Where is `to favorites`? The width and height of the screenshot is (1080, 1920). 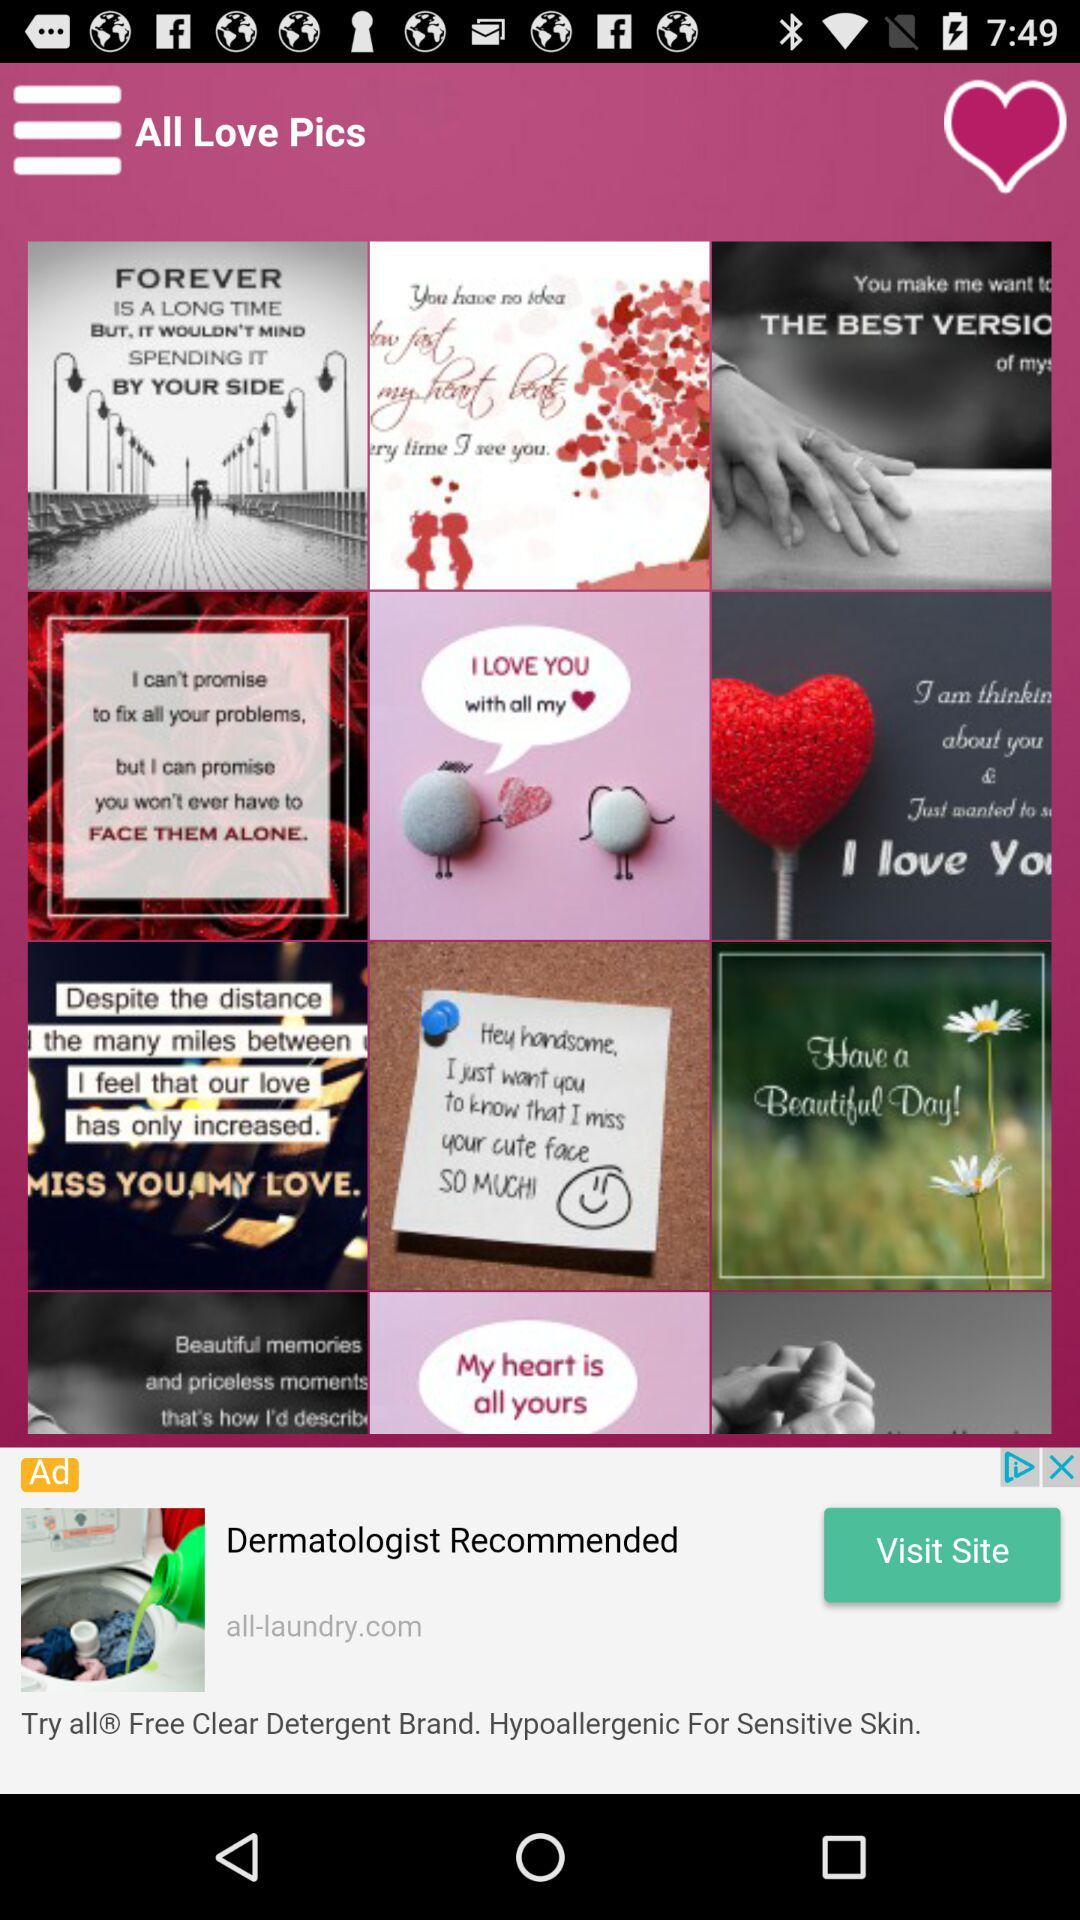
to favorites is located at coordinates (1005, 136).